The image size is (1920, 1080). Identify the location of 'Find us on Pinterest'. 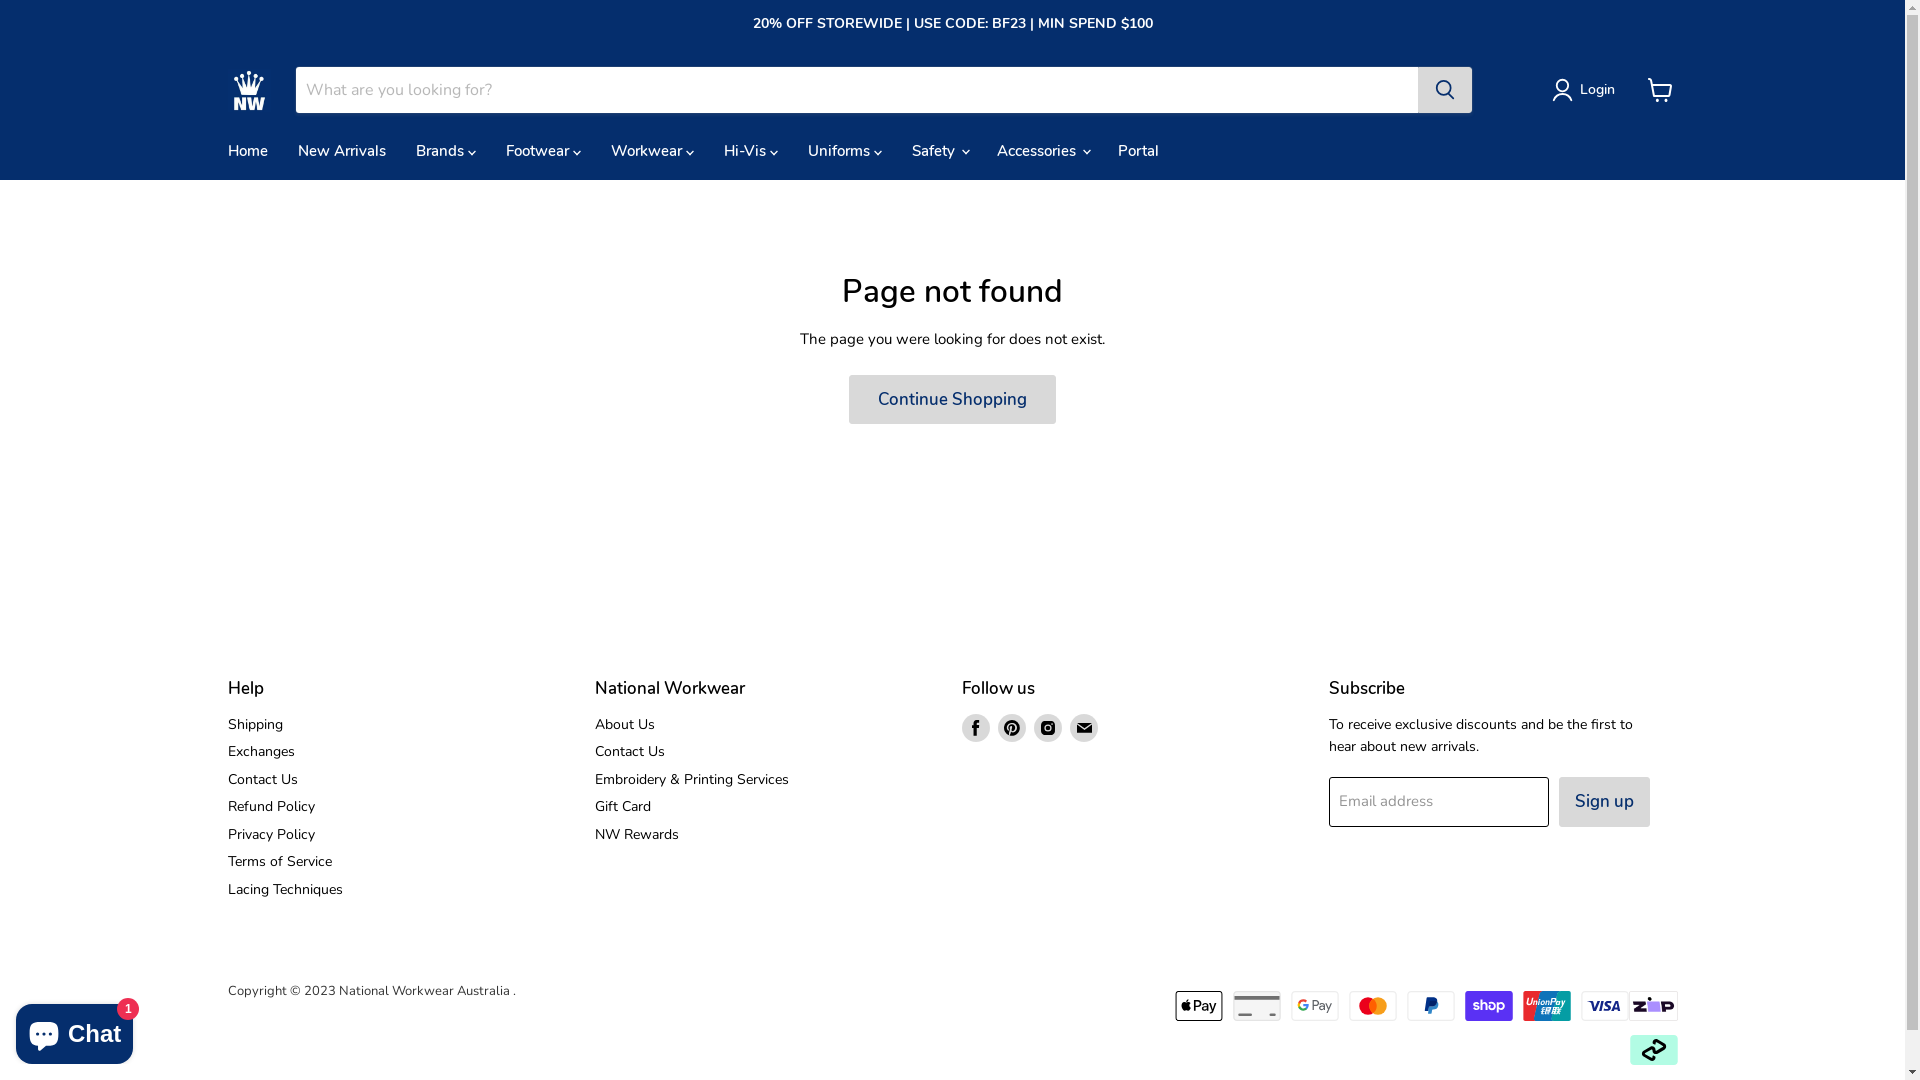
(1012, 728).